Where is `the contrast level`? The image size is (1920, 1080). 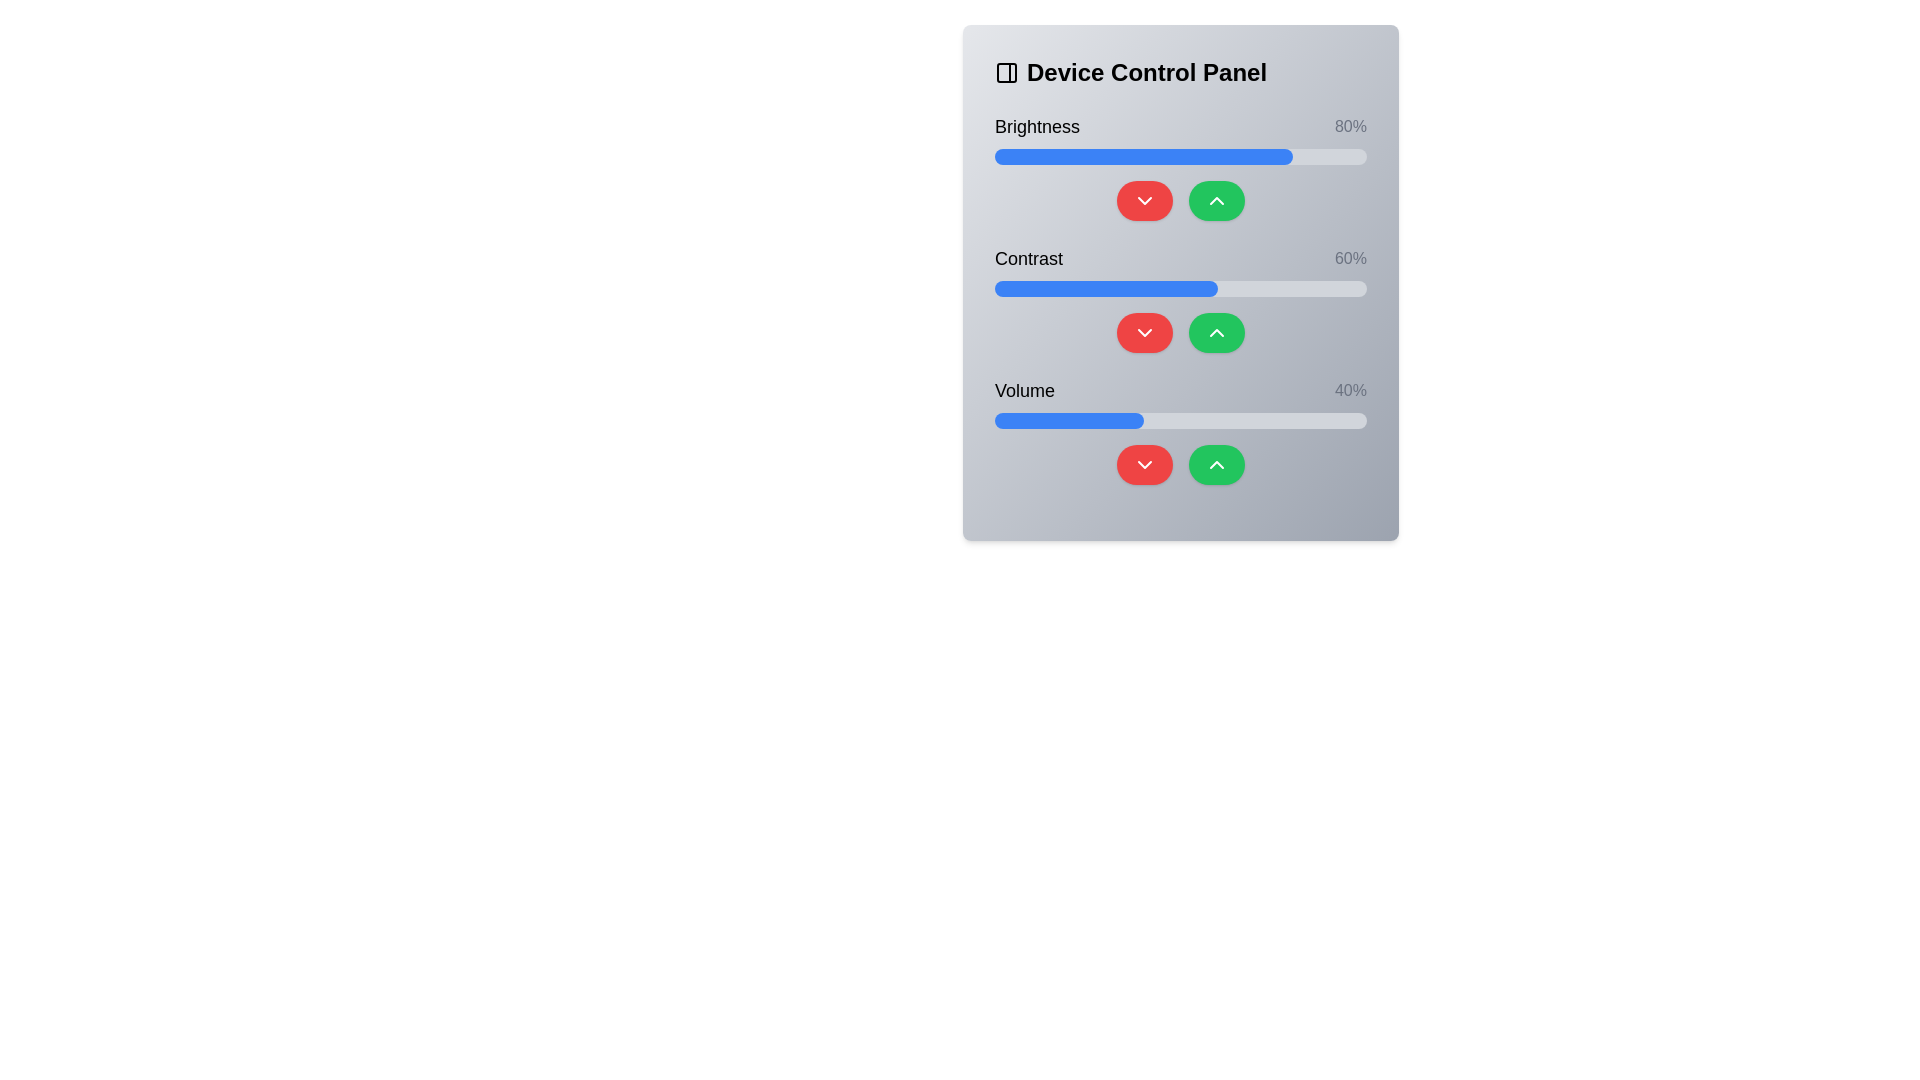
the contrast level is located at coordinates (1046, 289).